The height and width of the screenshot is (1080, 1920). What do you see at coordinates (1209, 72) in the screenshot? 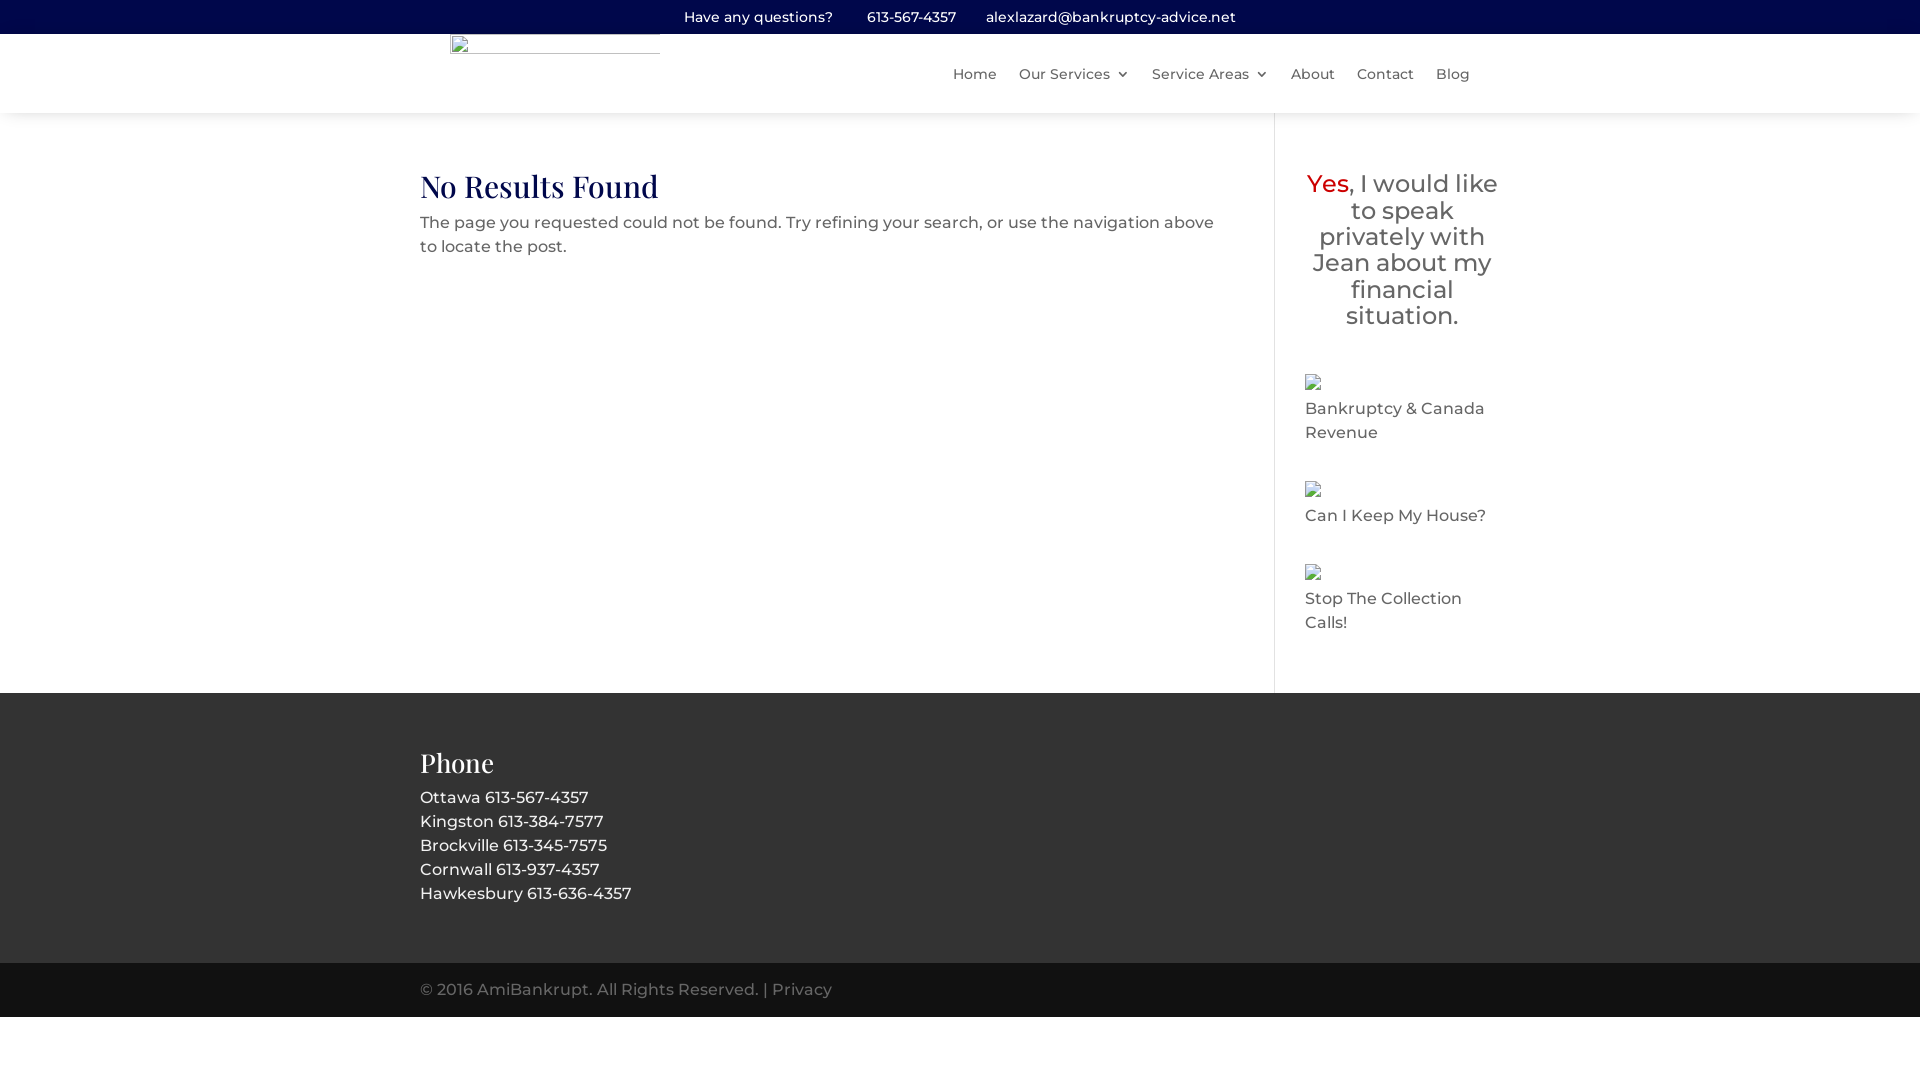
I see `'Service Areas'` at bounding box center [1209, 72].